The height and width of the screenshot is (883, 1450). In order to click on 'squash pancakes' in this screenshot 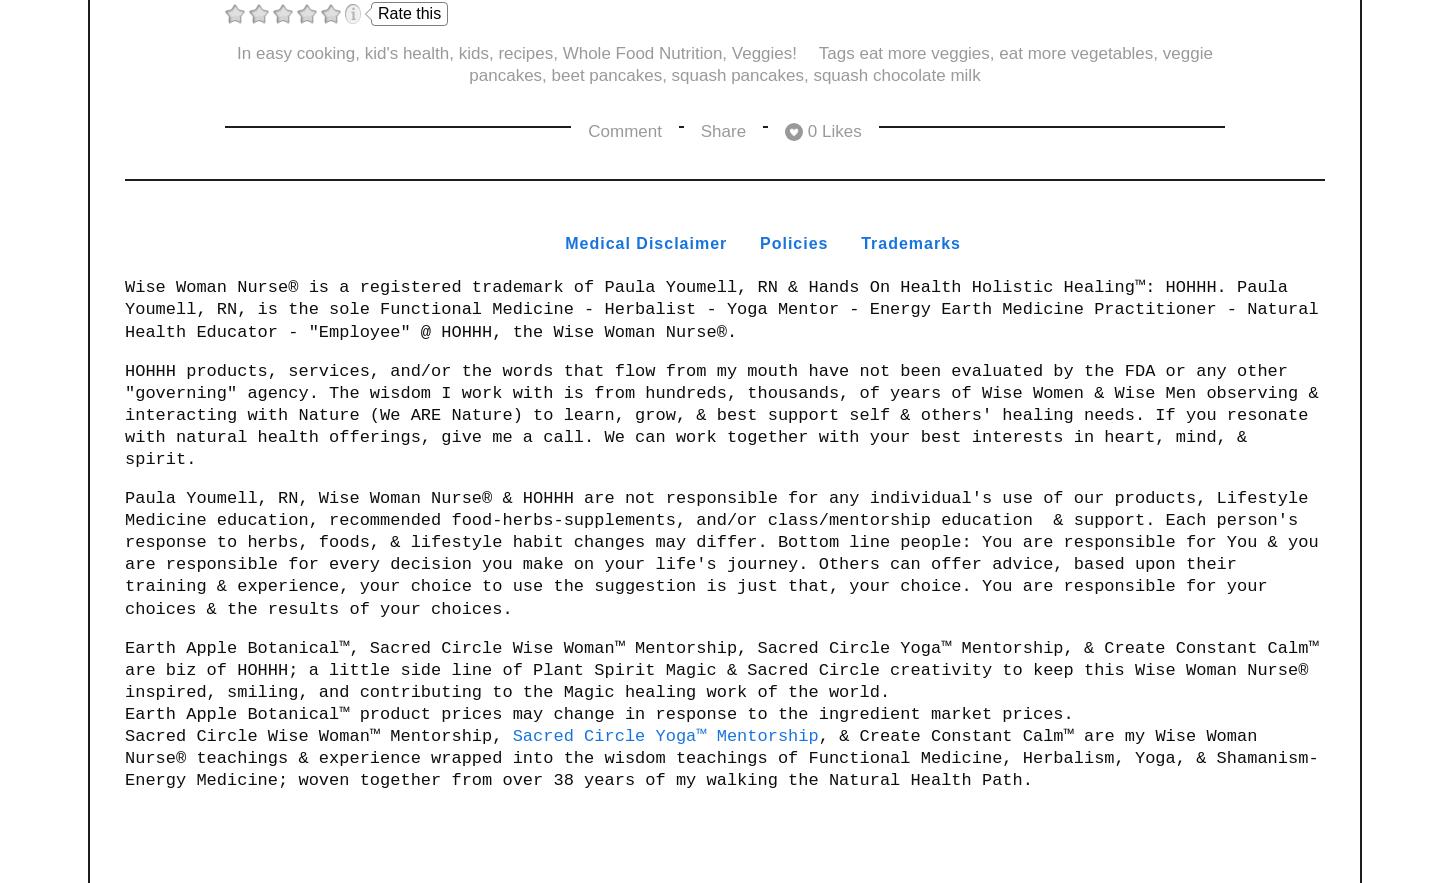, I will do `click(737, 74)`.